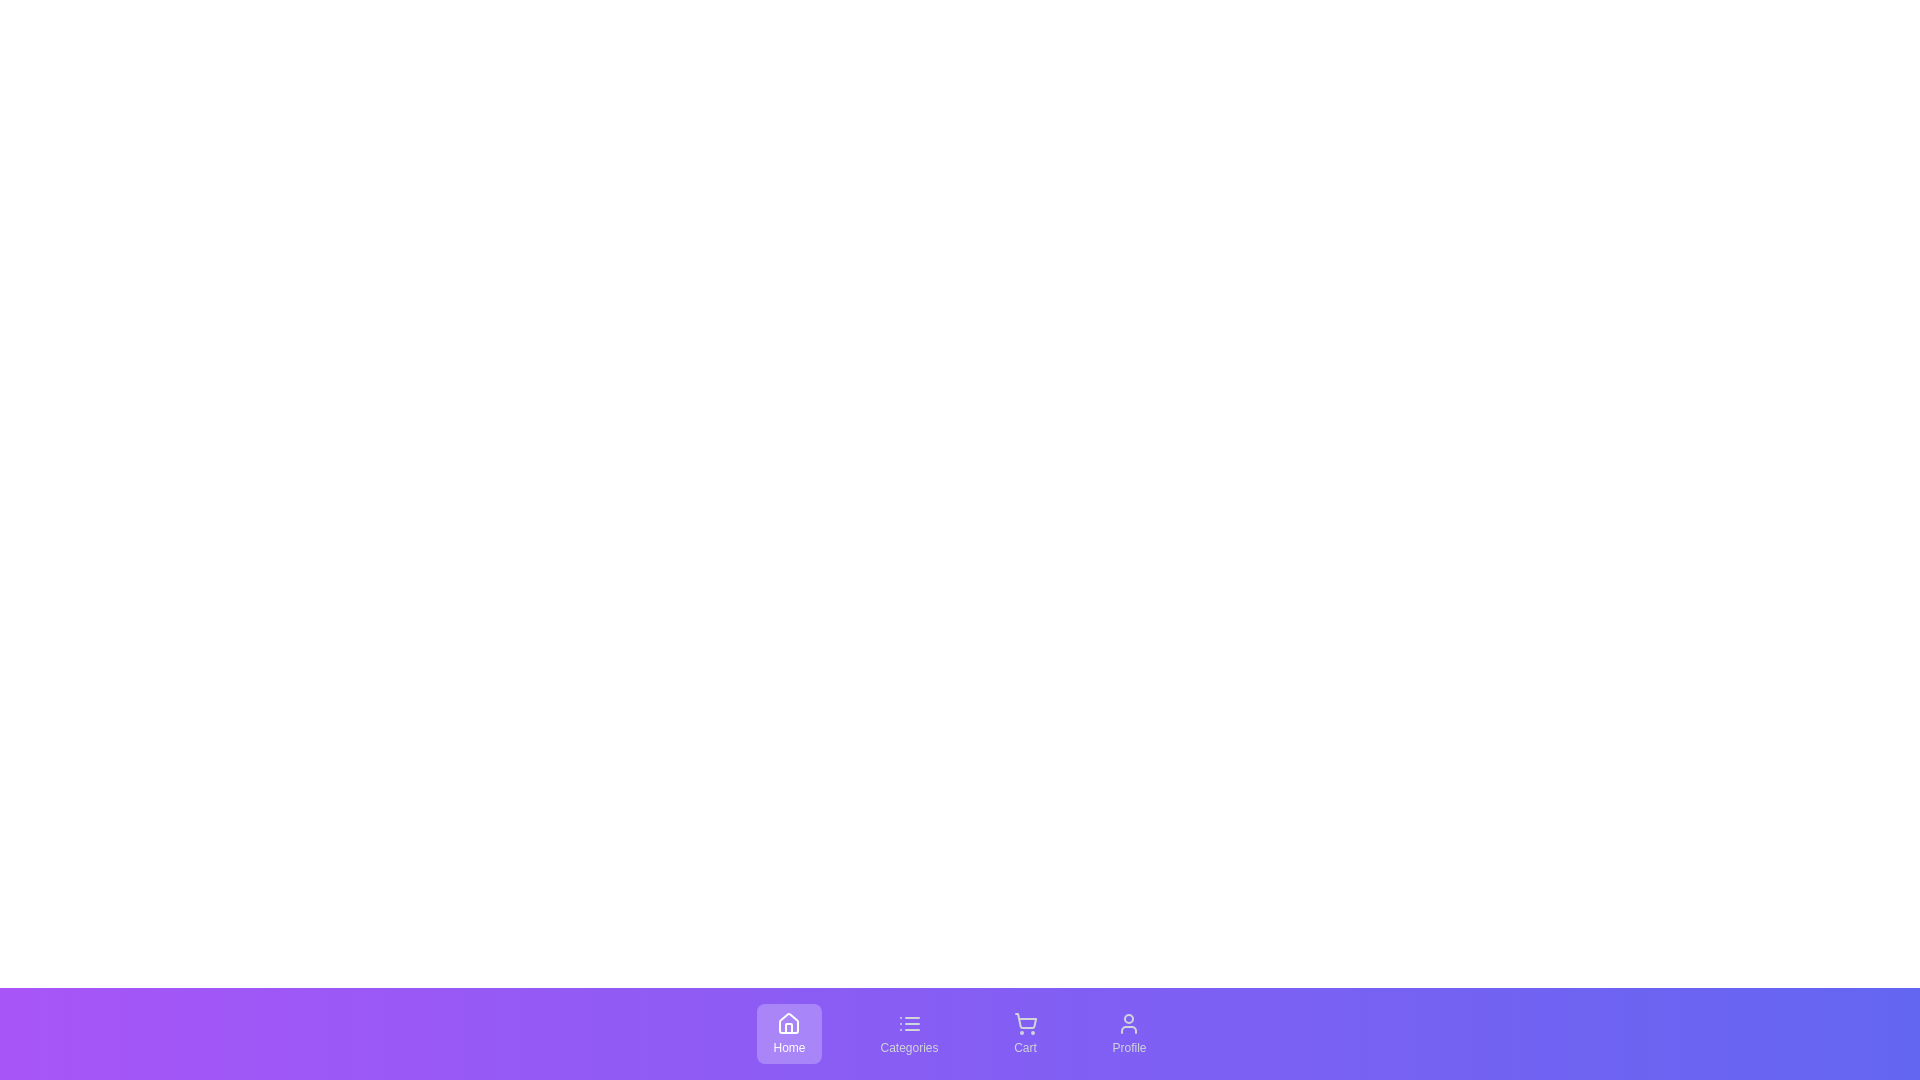  What do you see at coordinates (788, 1033) in the screenshot?
I see `the tab corresponding to Home` at bounding box center [788, 1033].